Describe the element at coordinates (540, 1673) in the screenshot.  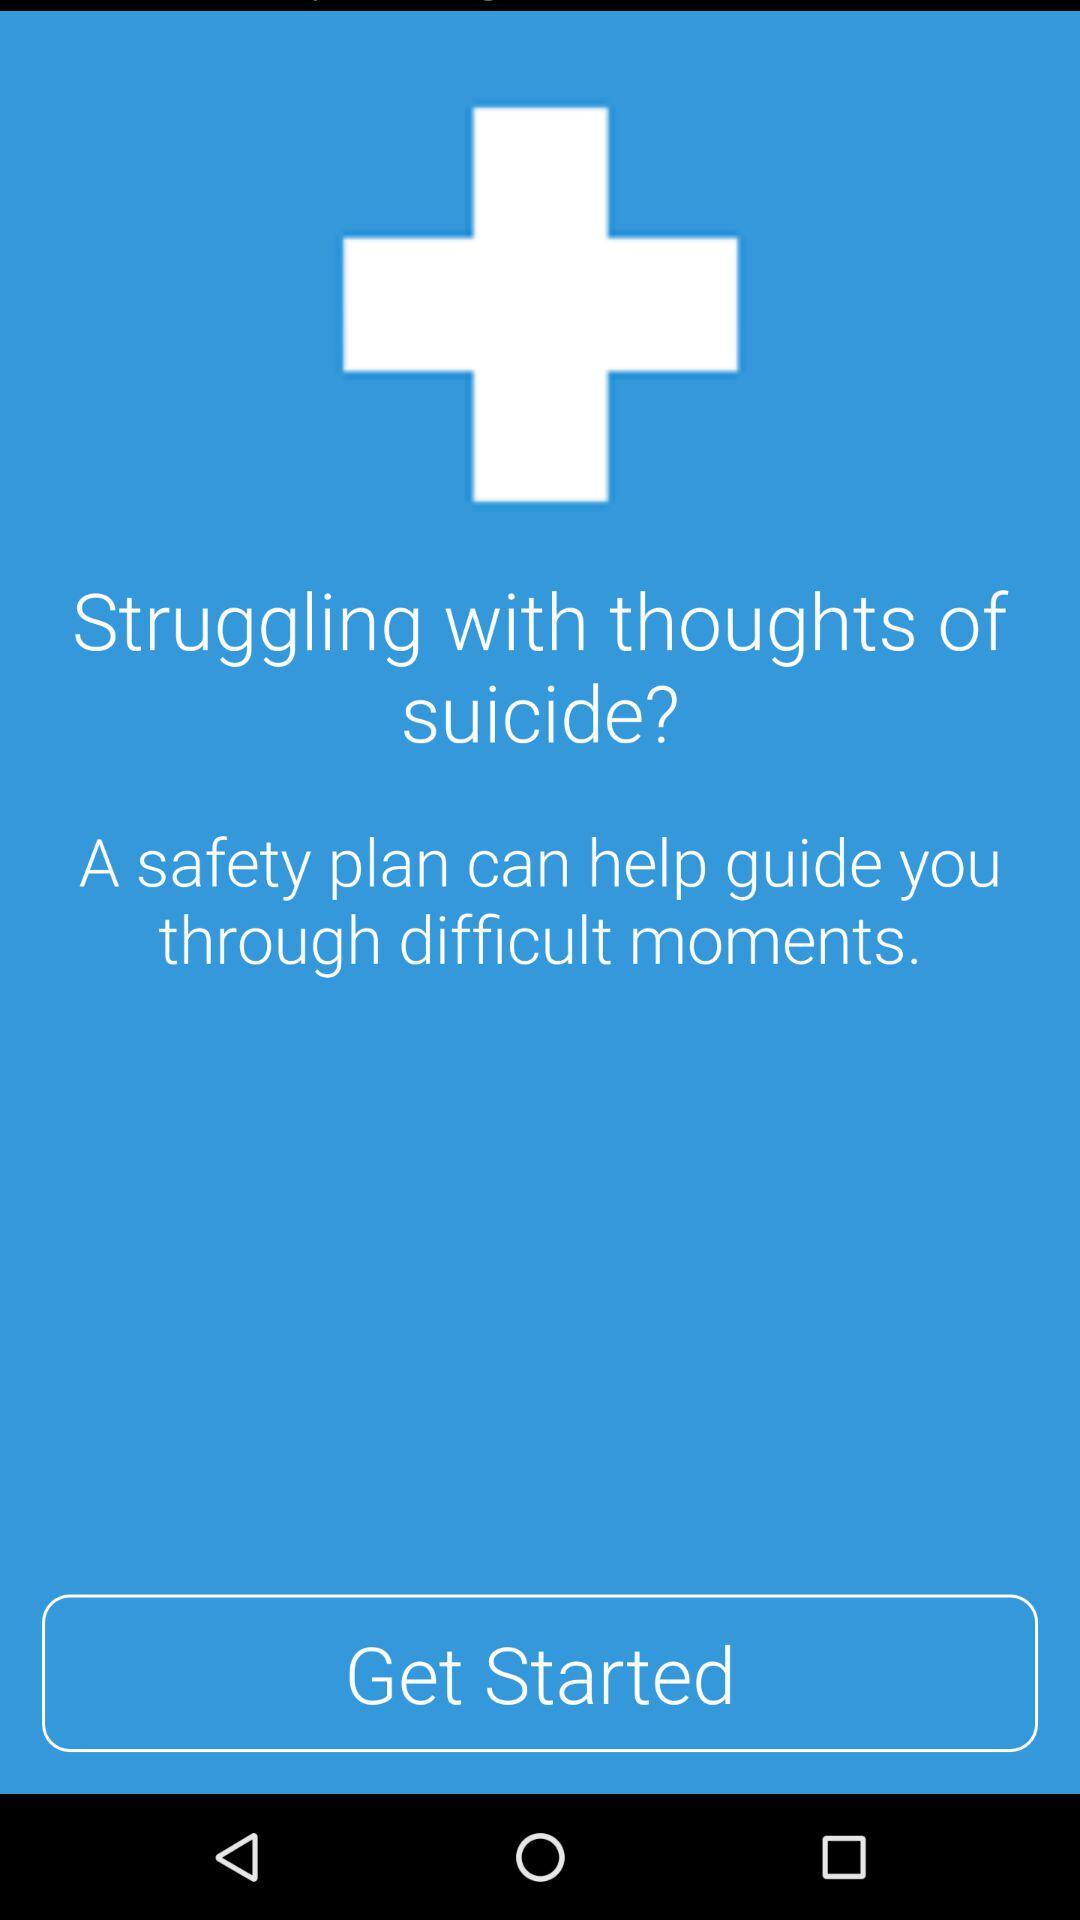
I see `item at the bottom` at that location.